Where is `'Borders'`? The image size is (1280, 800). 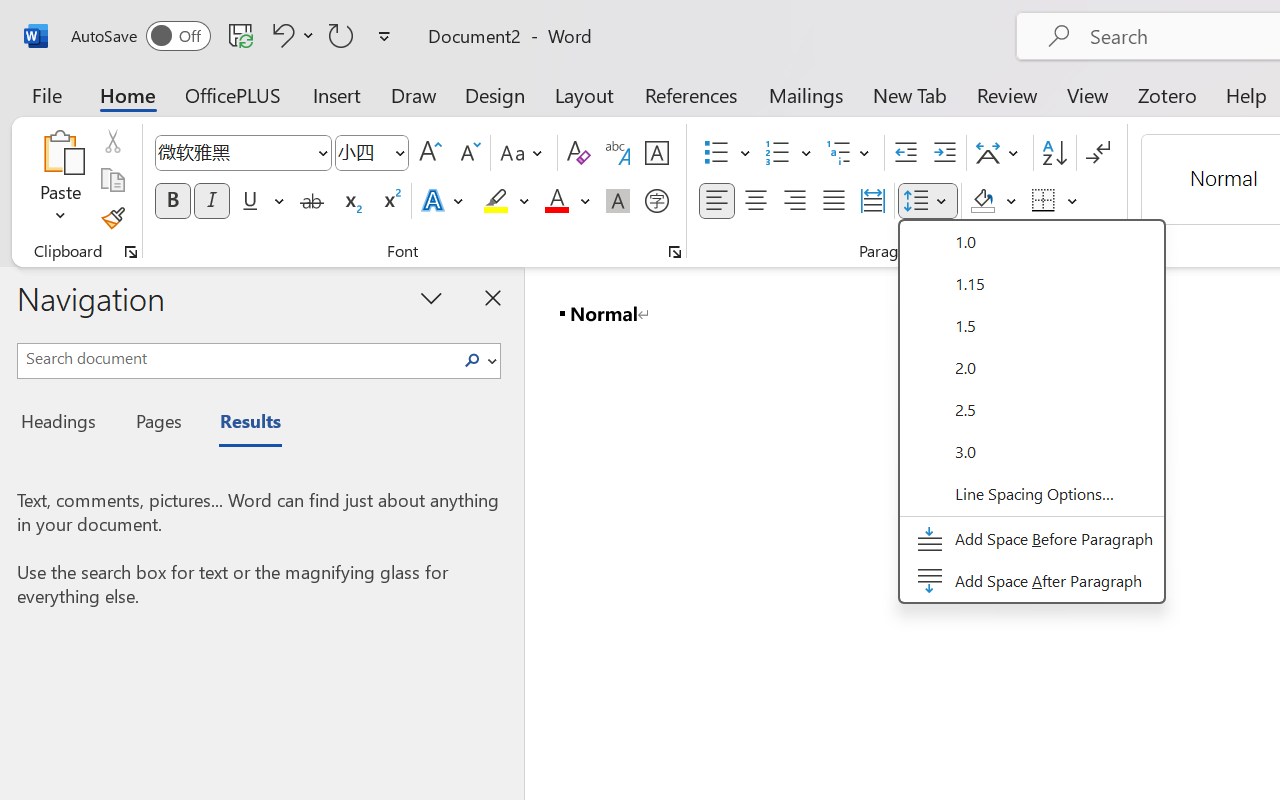
'Borders' is located at coordinates (1054, 201).